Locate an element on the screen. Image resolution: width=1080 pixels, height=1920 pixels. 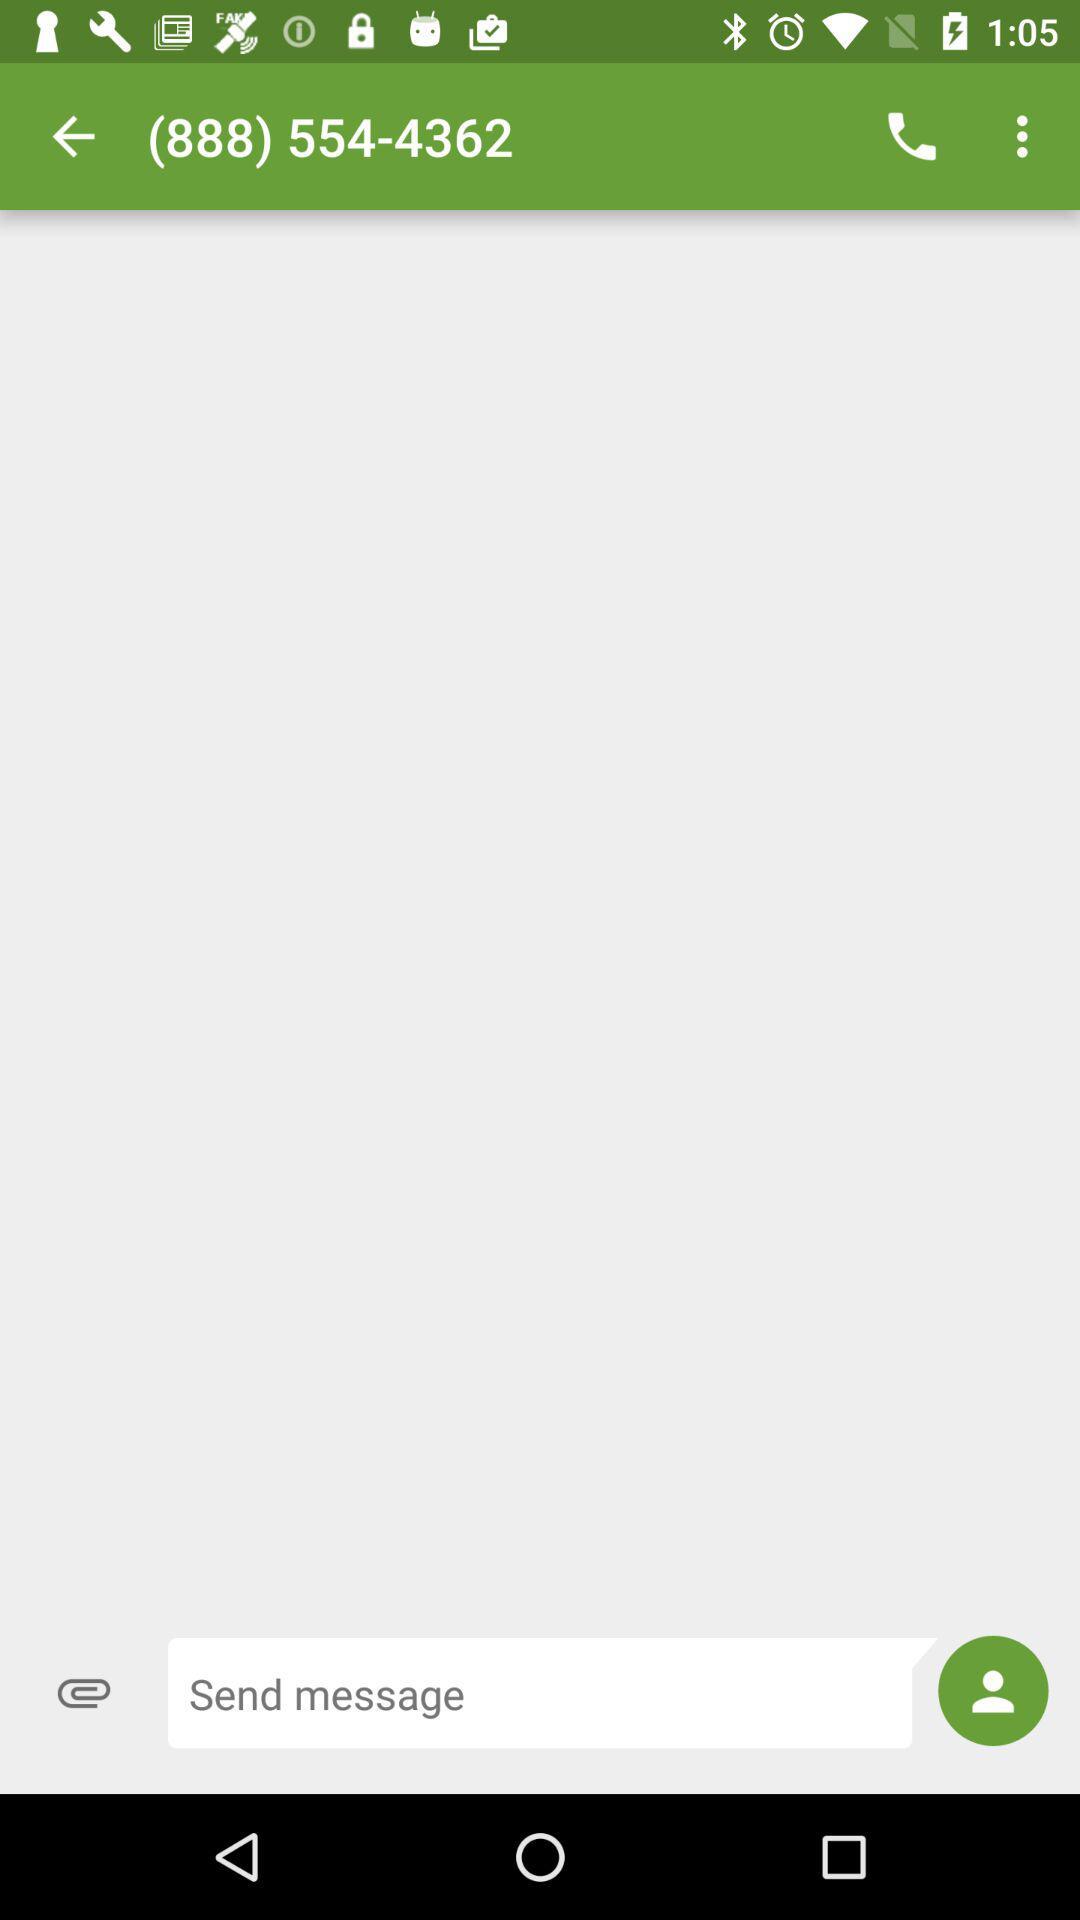
icon at the bottom left corner is located at coordinates (83, 1692).